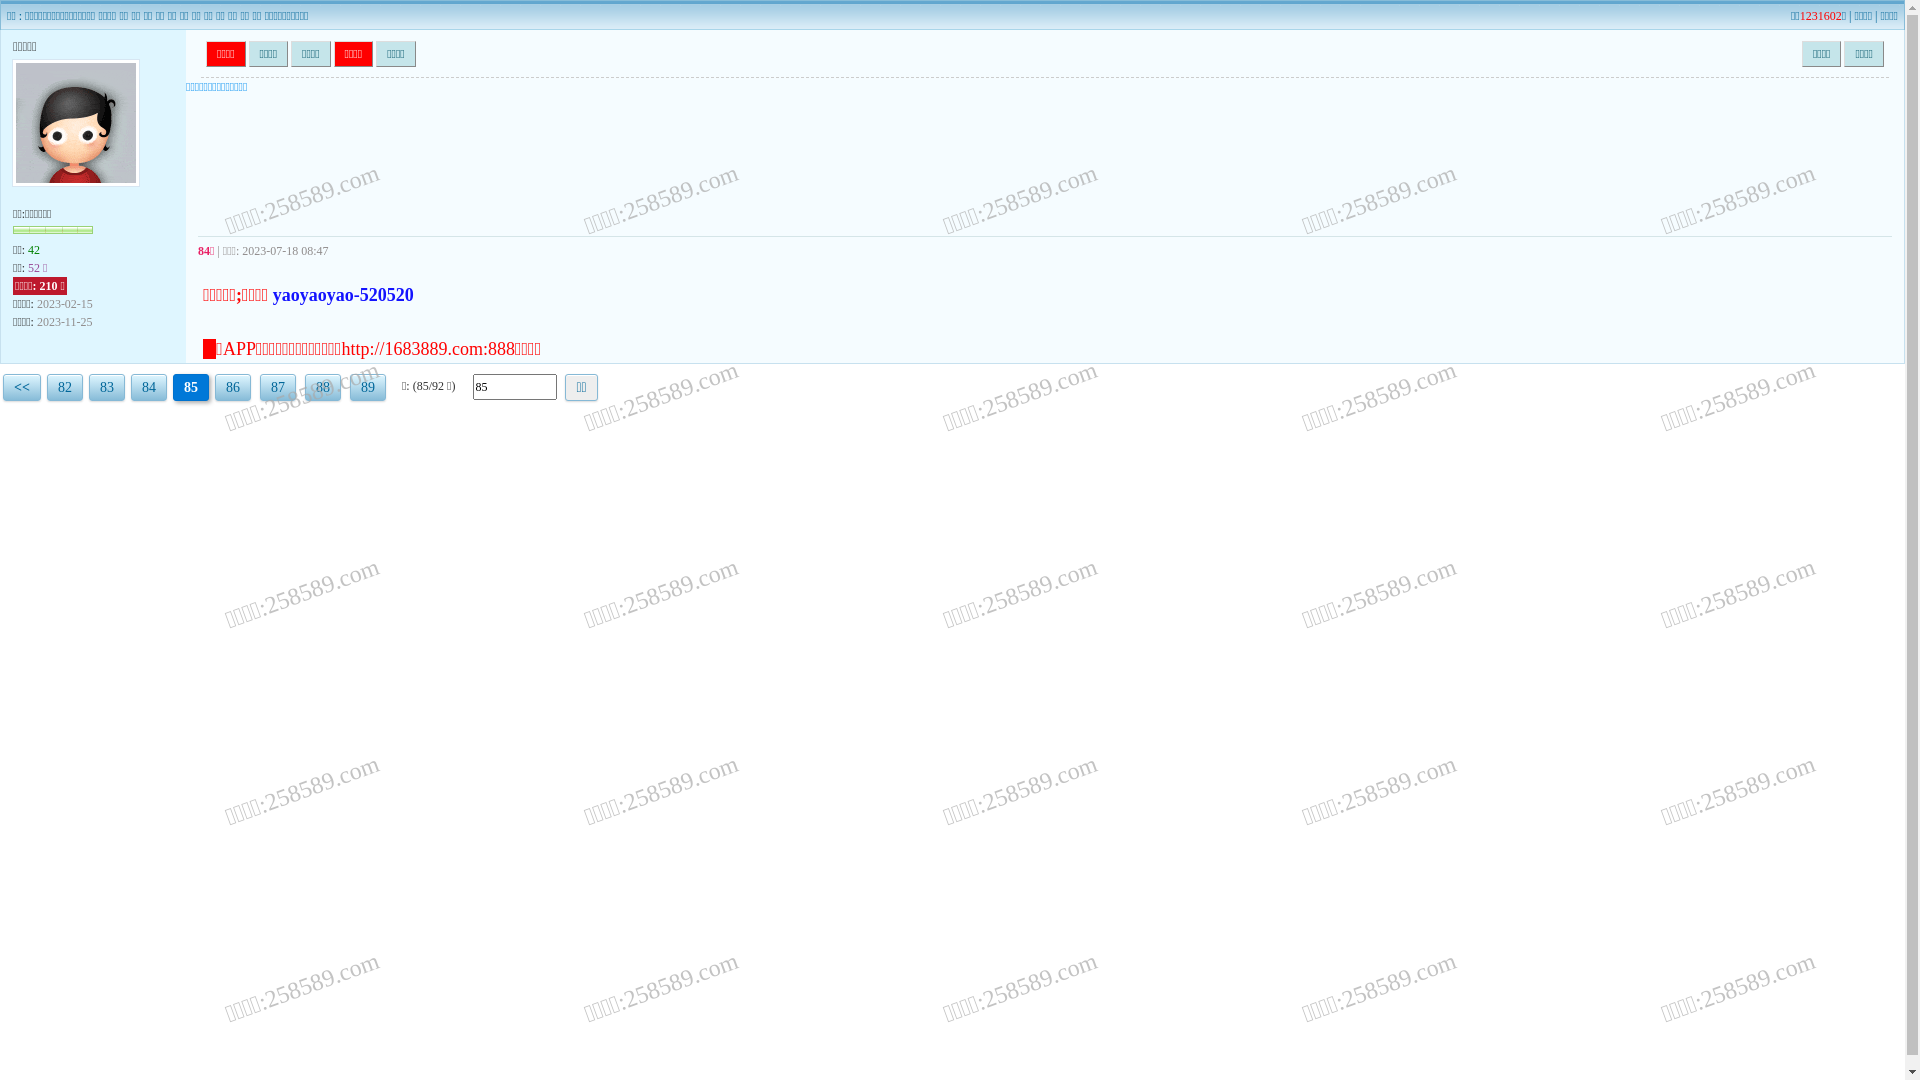  What do you see at coordinates (65, 387) in the screenshot?
I see `'82'` at bounding box center [65, 387].